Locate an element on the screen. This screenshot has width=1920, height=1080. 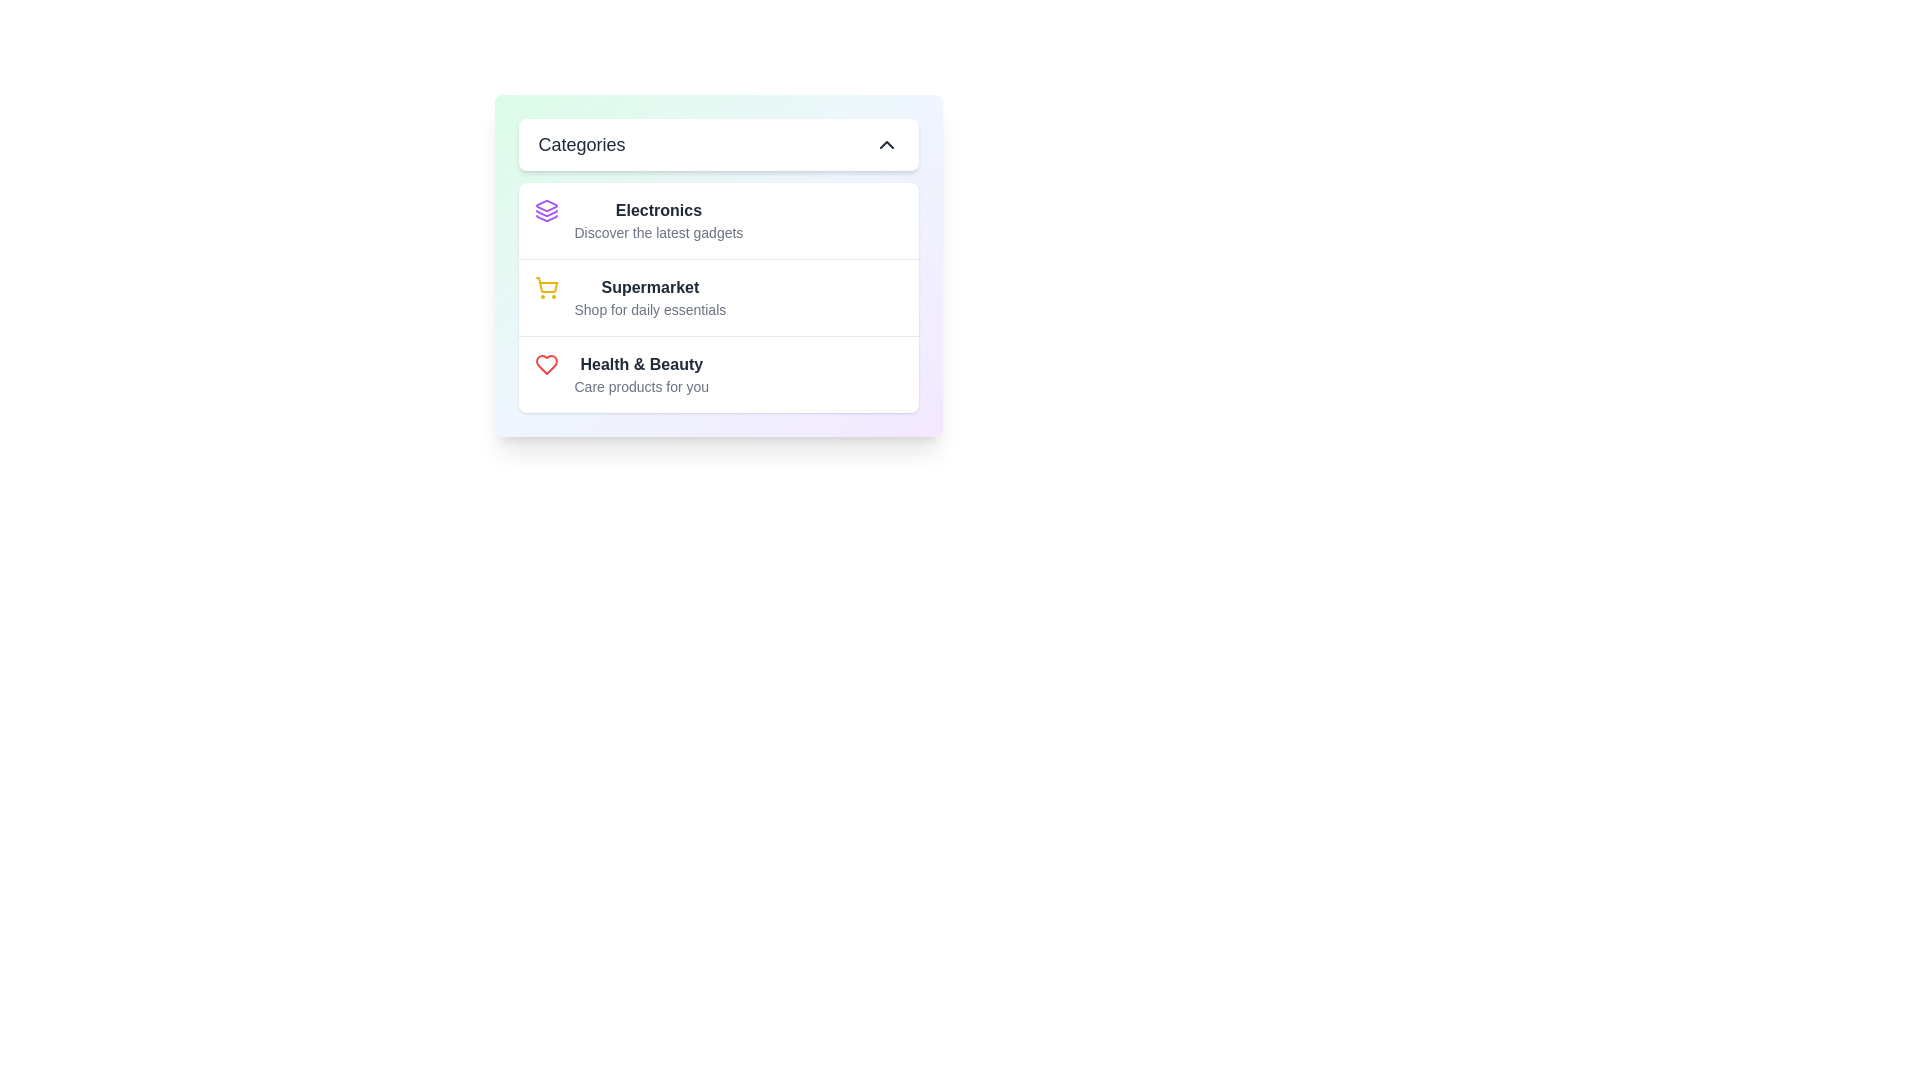
the icon located at the top-right corner of the 'Categories' section is located at coordinates (885, 144).